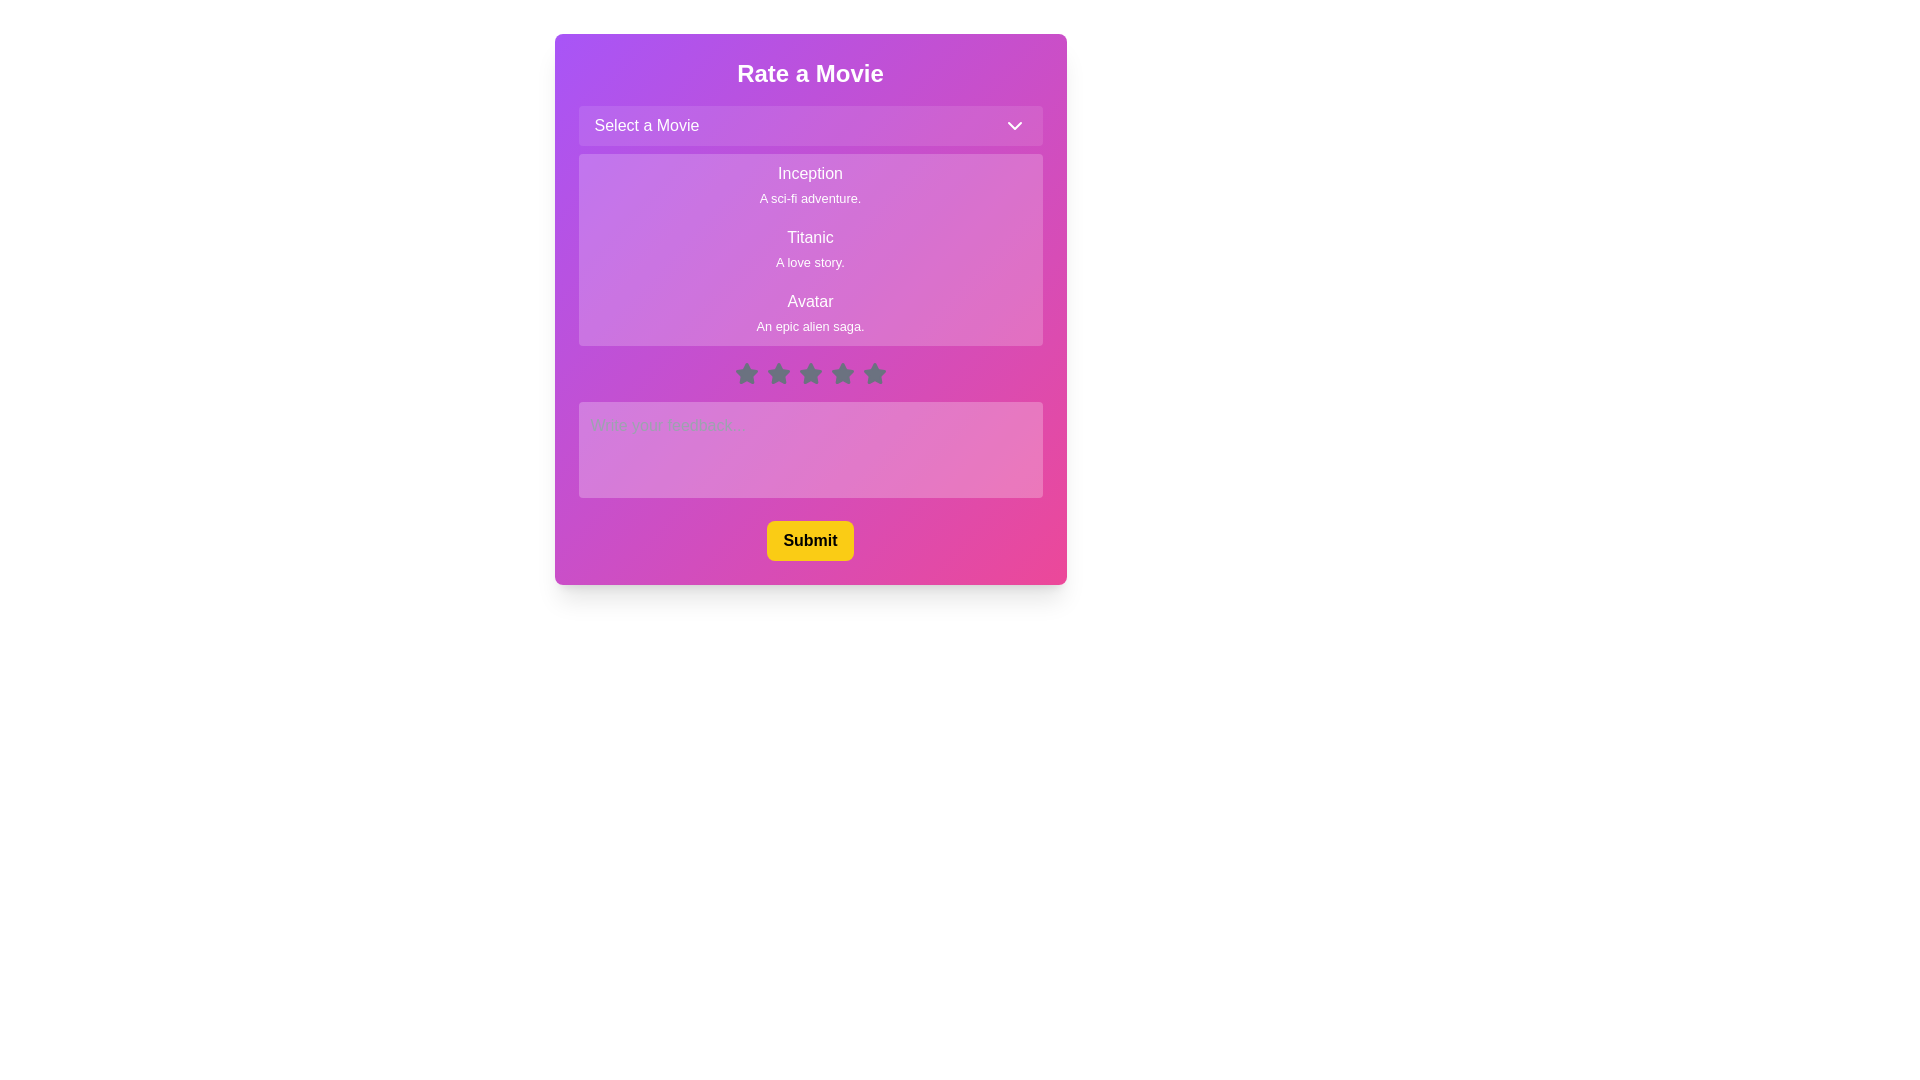 The image size is (1920, 1080). I want to click on the fifth star icon for rating, which is dark gray and located on a gradient purple background, so click(873, 373).